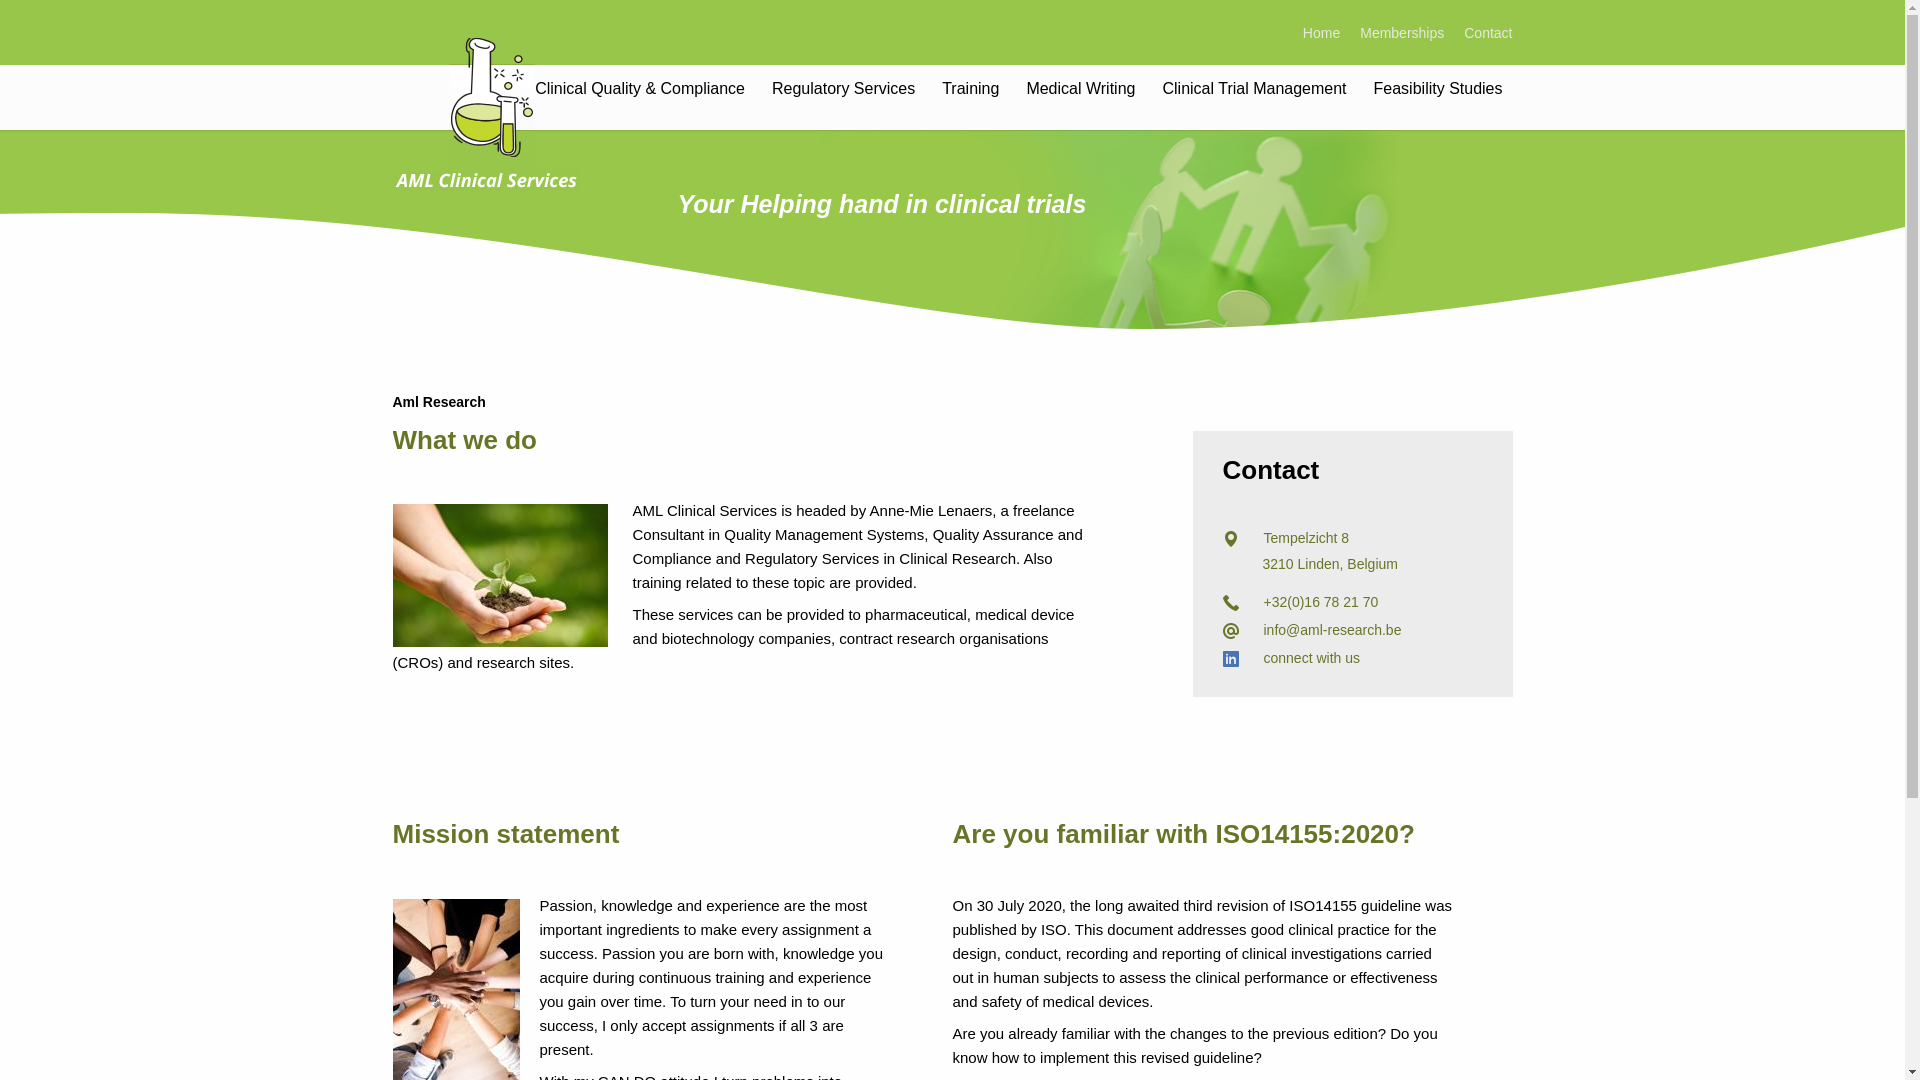 The height and width of the screenshot is (1080, 1920). Describe the element at coordinates (638, 87) in the screenshot. I see `'Clinical Quality & Compliance'` at that location.